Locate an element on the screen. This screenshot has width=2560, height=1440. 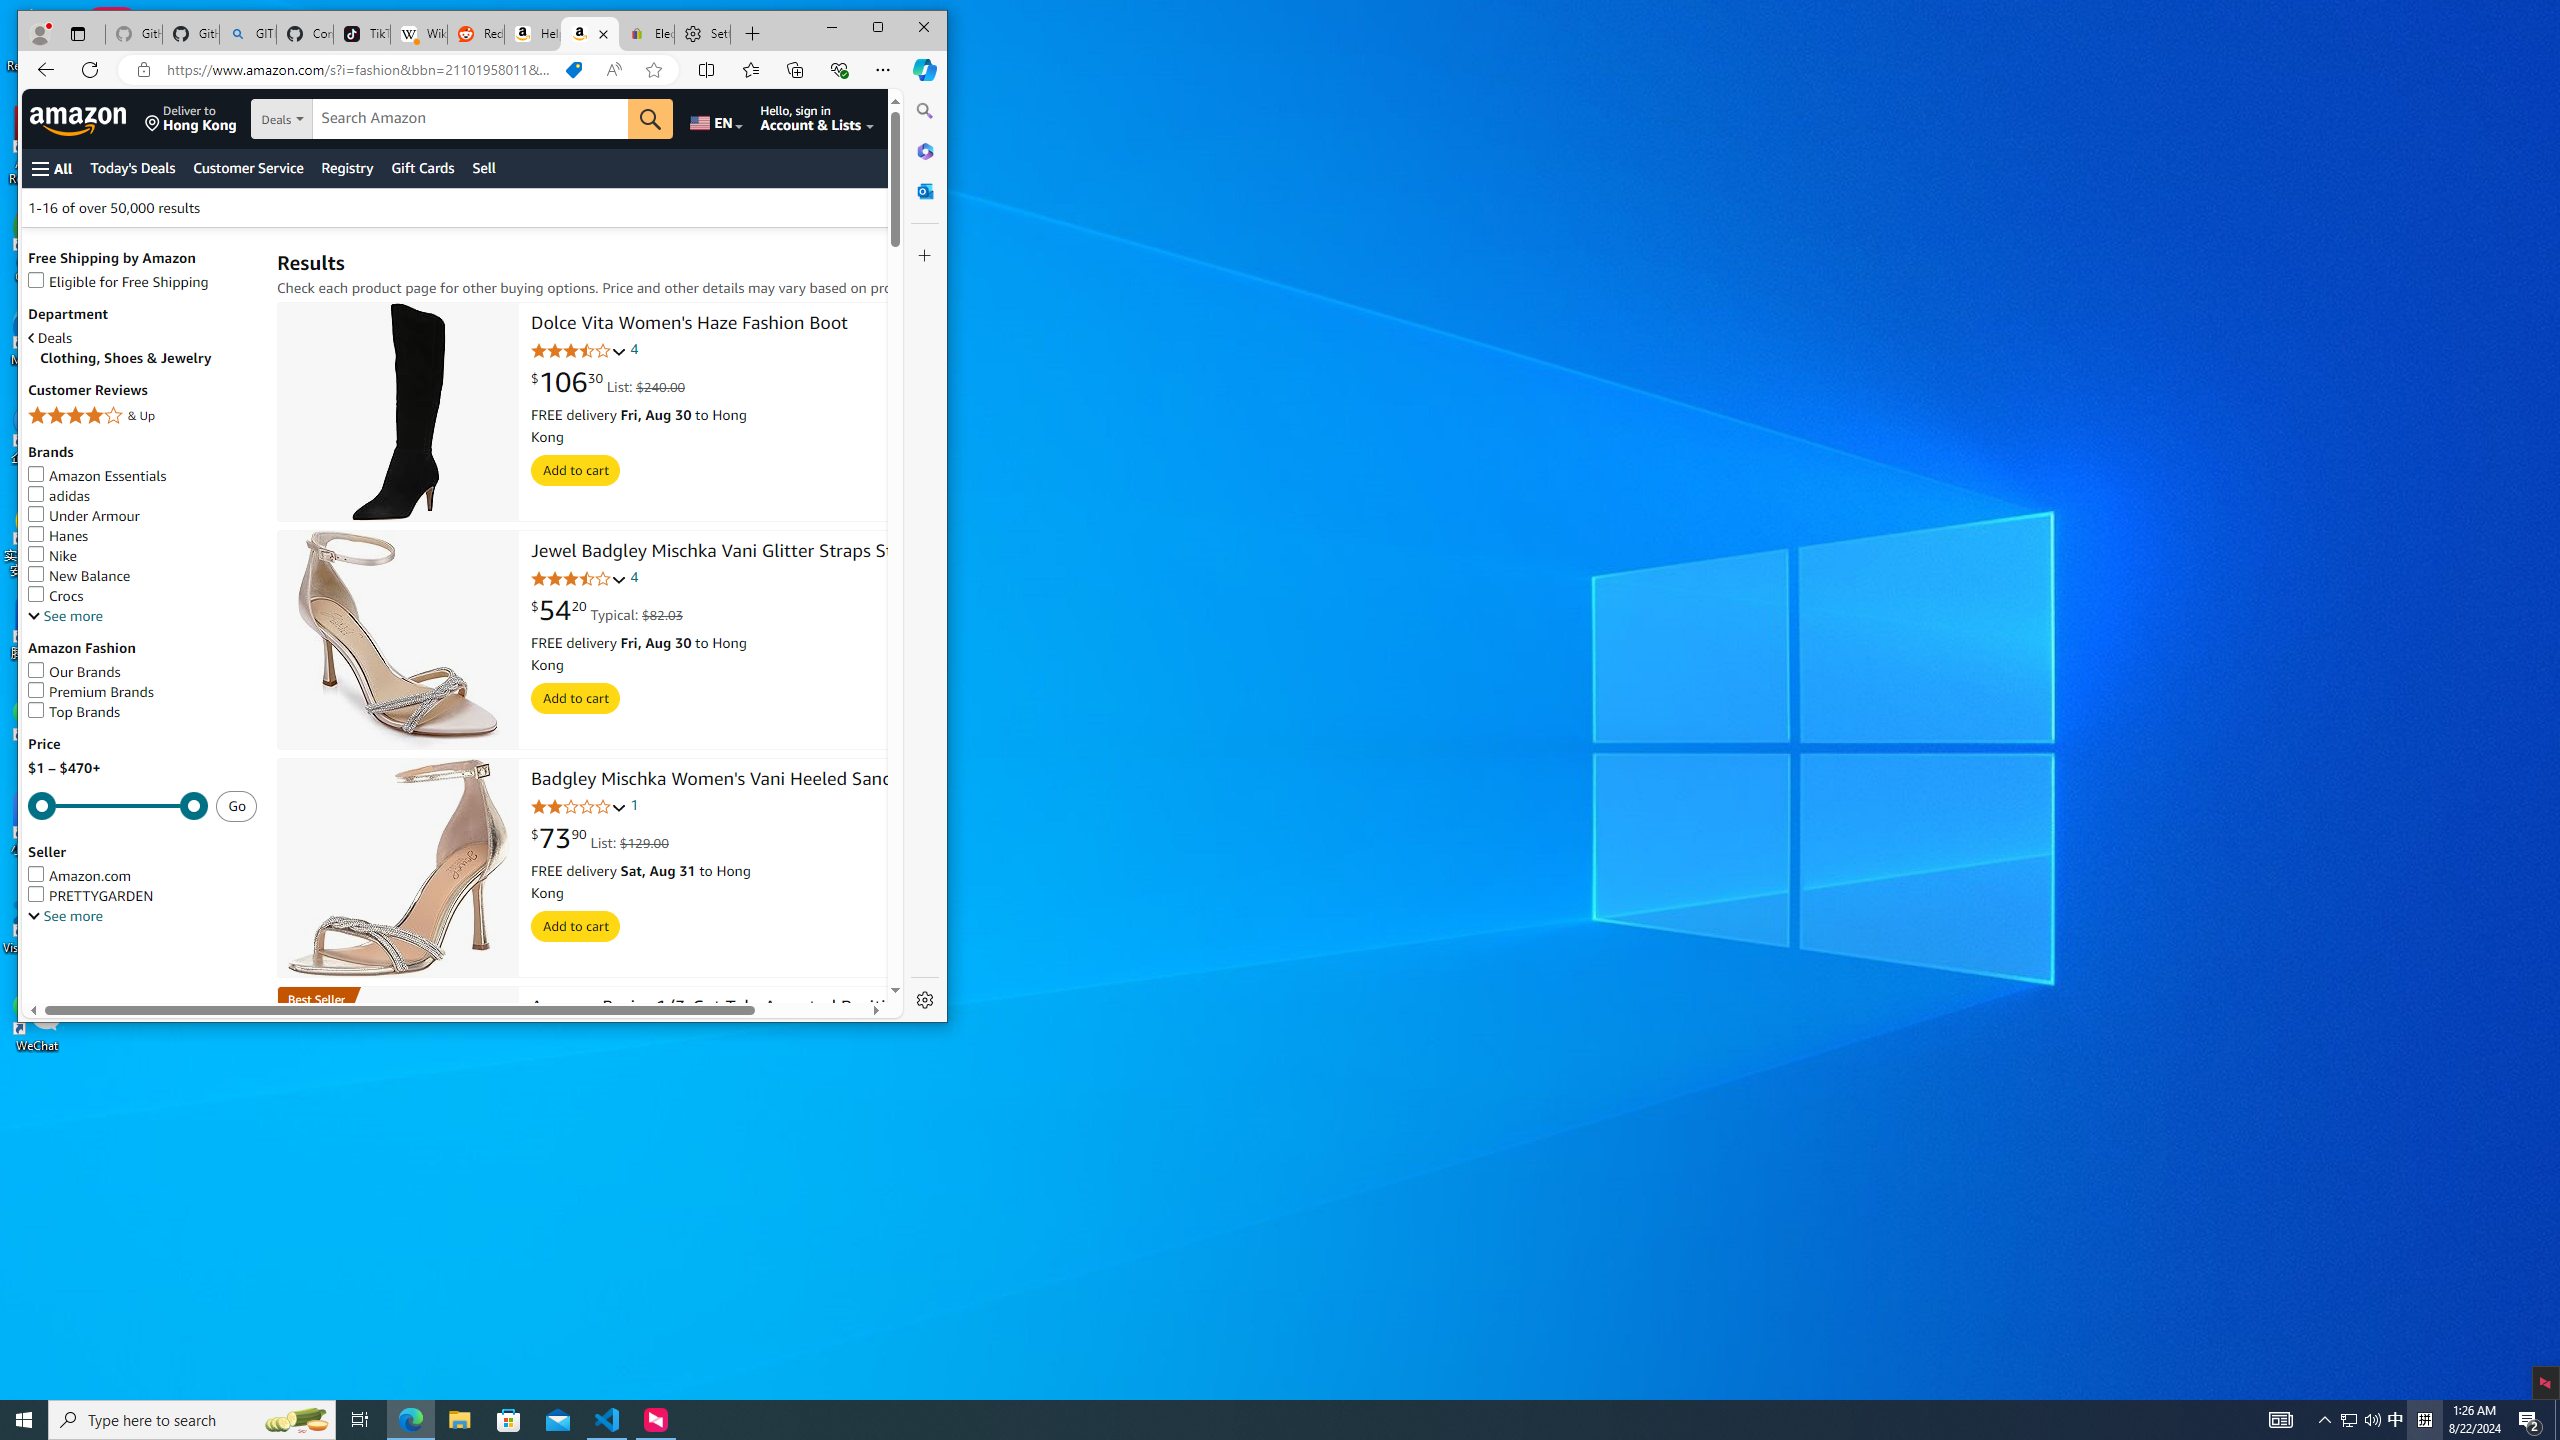
'Deals' is located at coordinates (142, 337).